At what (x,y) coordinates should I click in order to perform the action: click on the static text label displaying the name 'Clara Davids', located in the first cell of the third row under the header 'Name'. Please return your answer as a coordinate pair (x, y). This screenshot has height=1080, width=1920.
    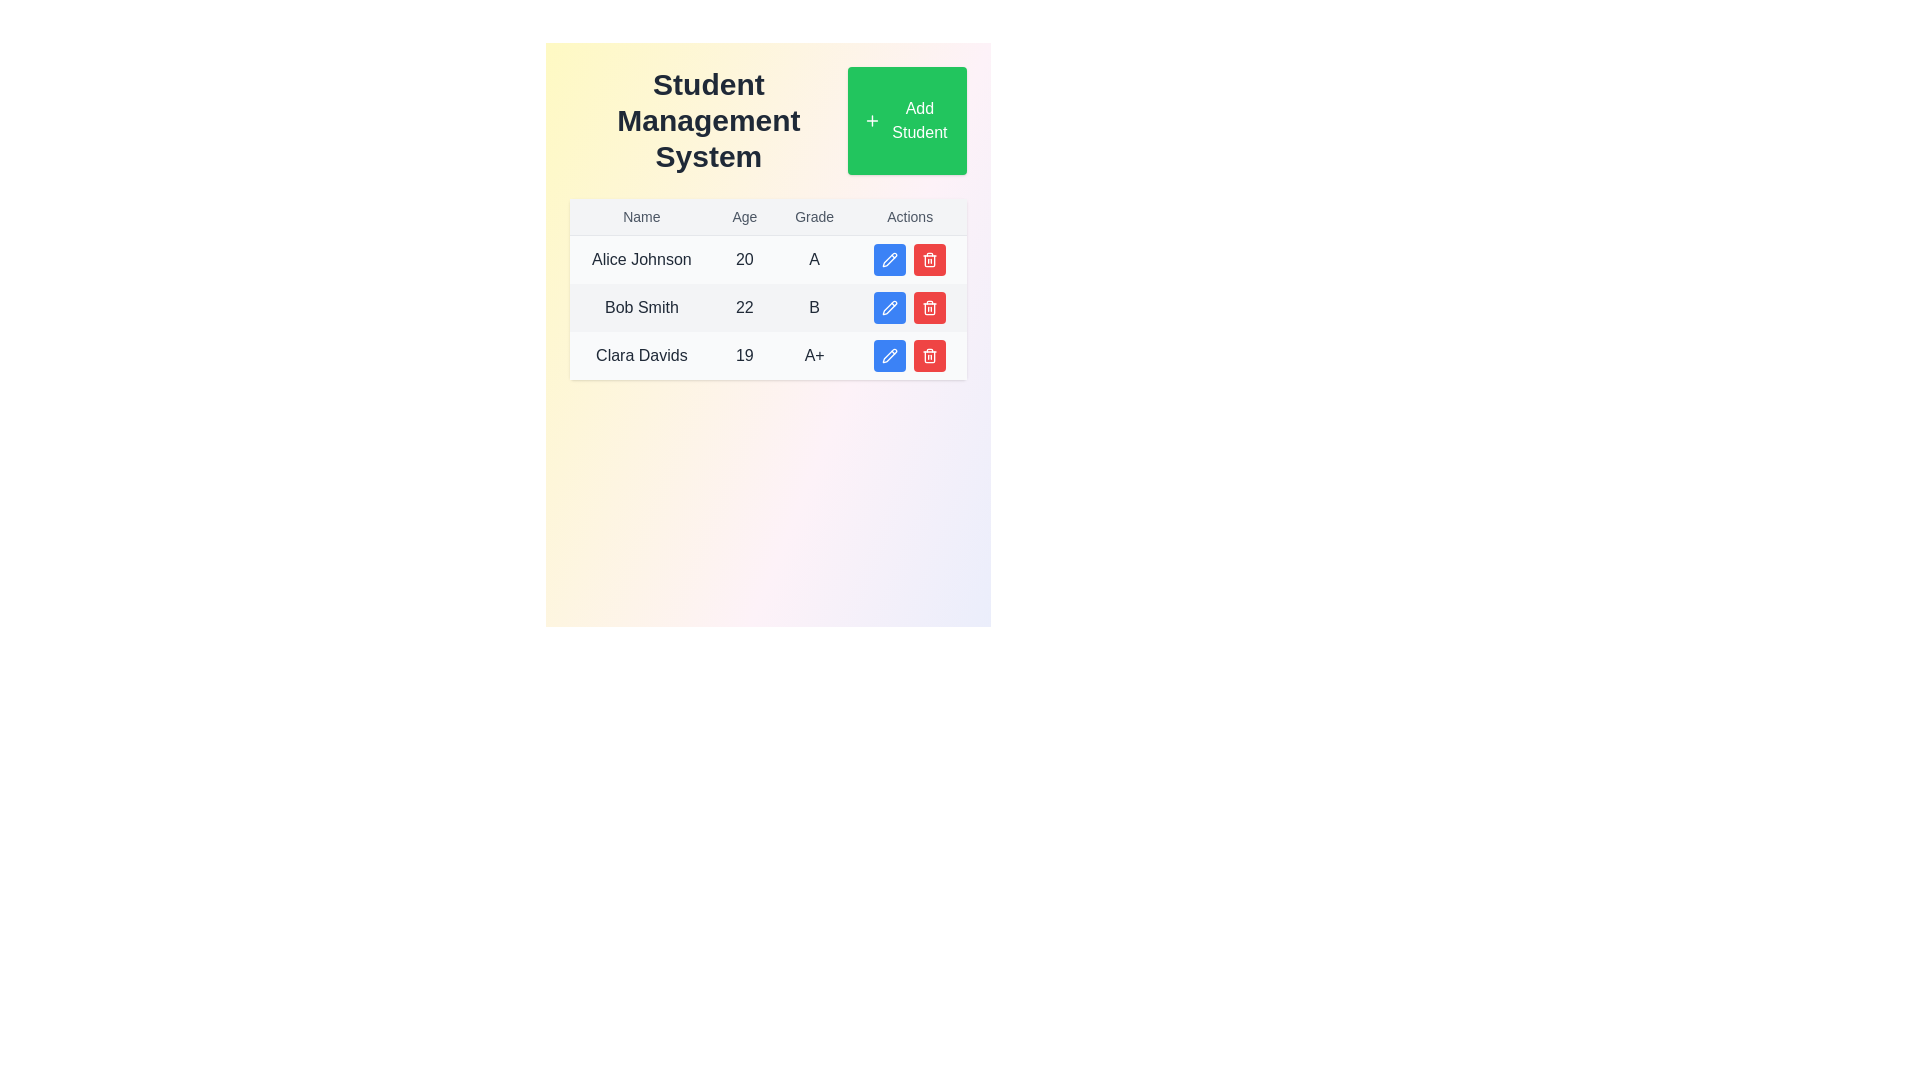
    Looking at the image, I should click on (641, 354).